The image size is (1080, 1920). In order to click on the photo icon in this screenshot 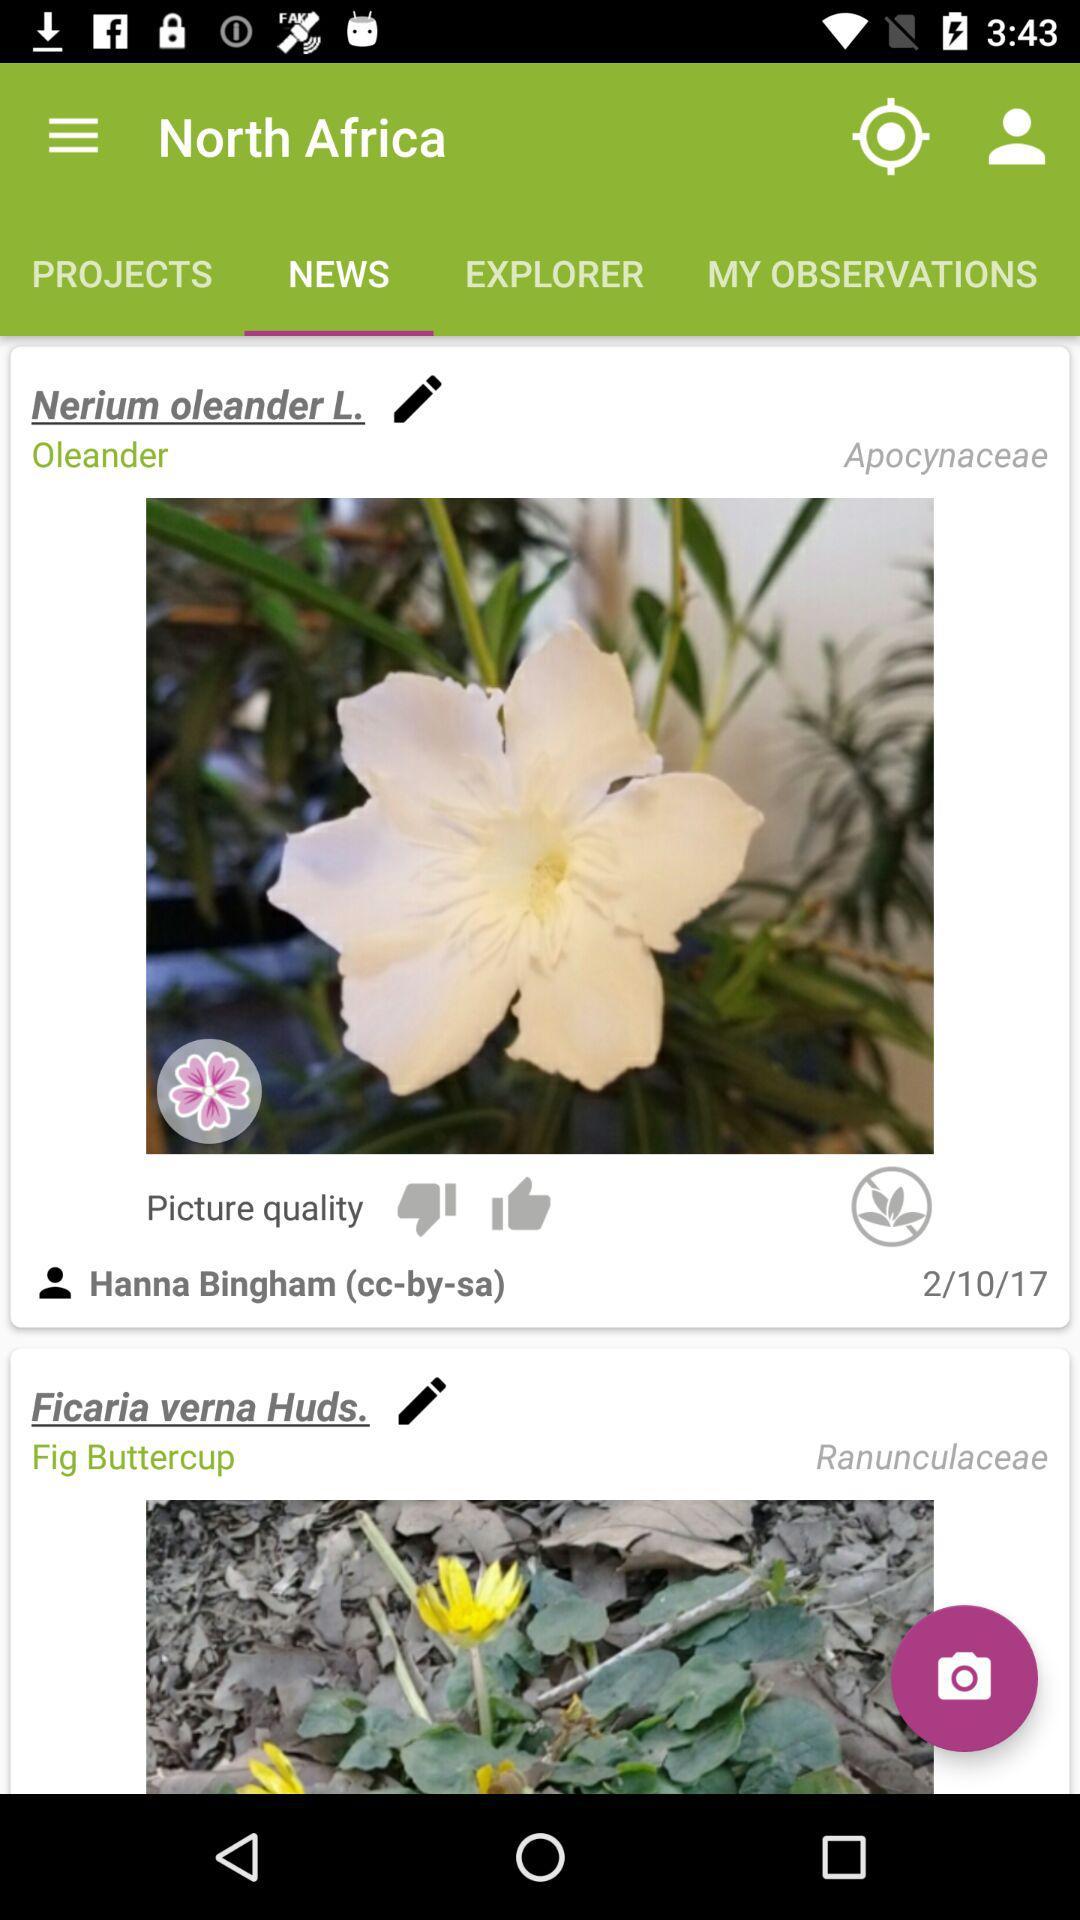, I will do `click(963, 1678)`.